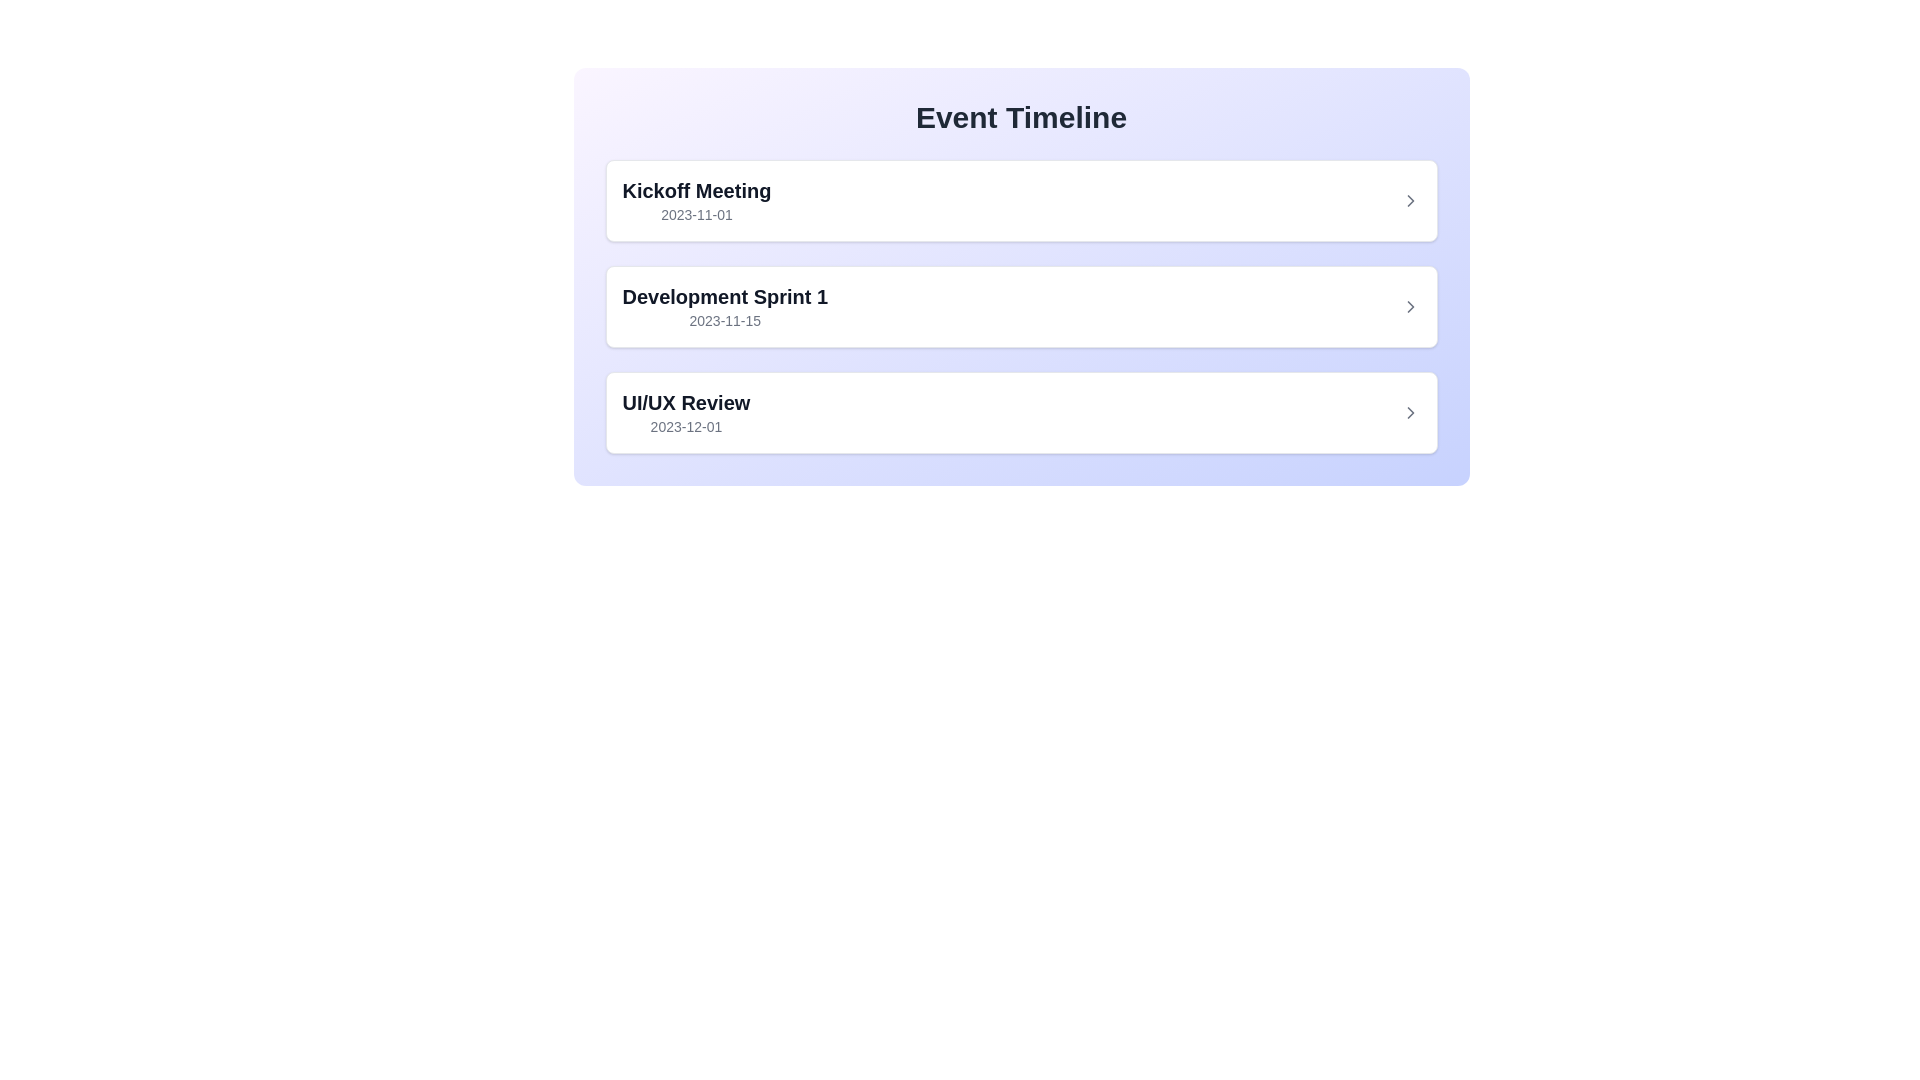 Image resolution: width=1920 pixels, height=1080 pixels. I want to click on the chevron icon button located on the far-right side of the layout, associated with the 'UI/UX Review' timeline entry, so click(1409, 411).